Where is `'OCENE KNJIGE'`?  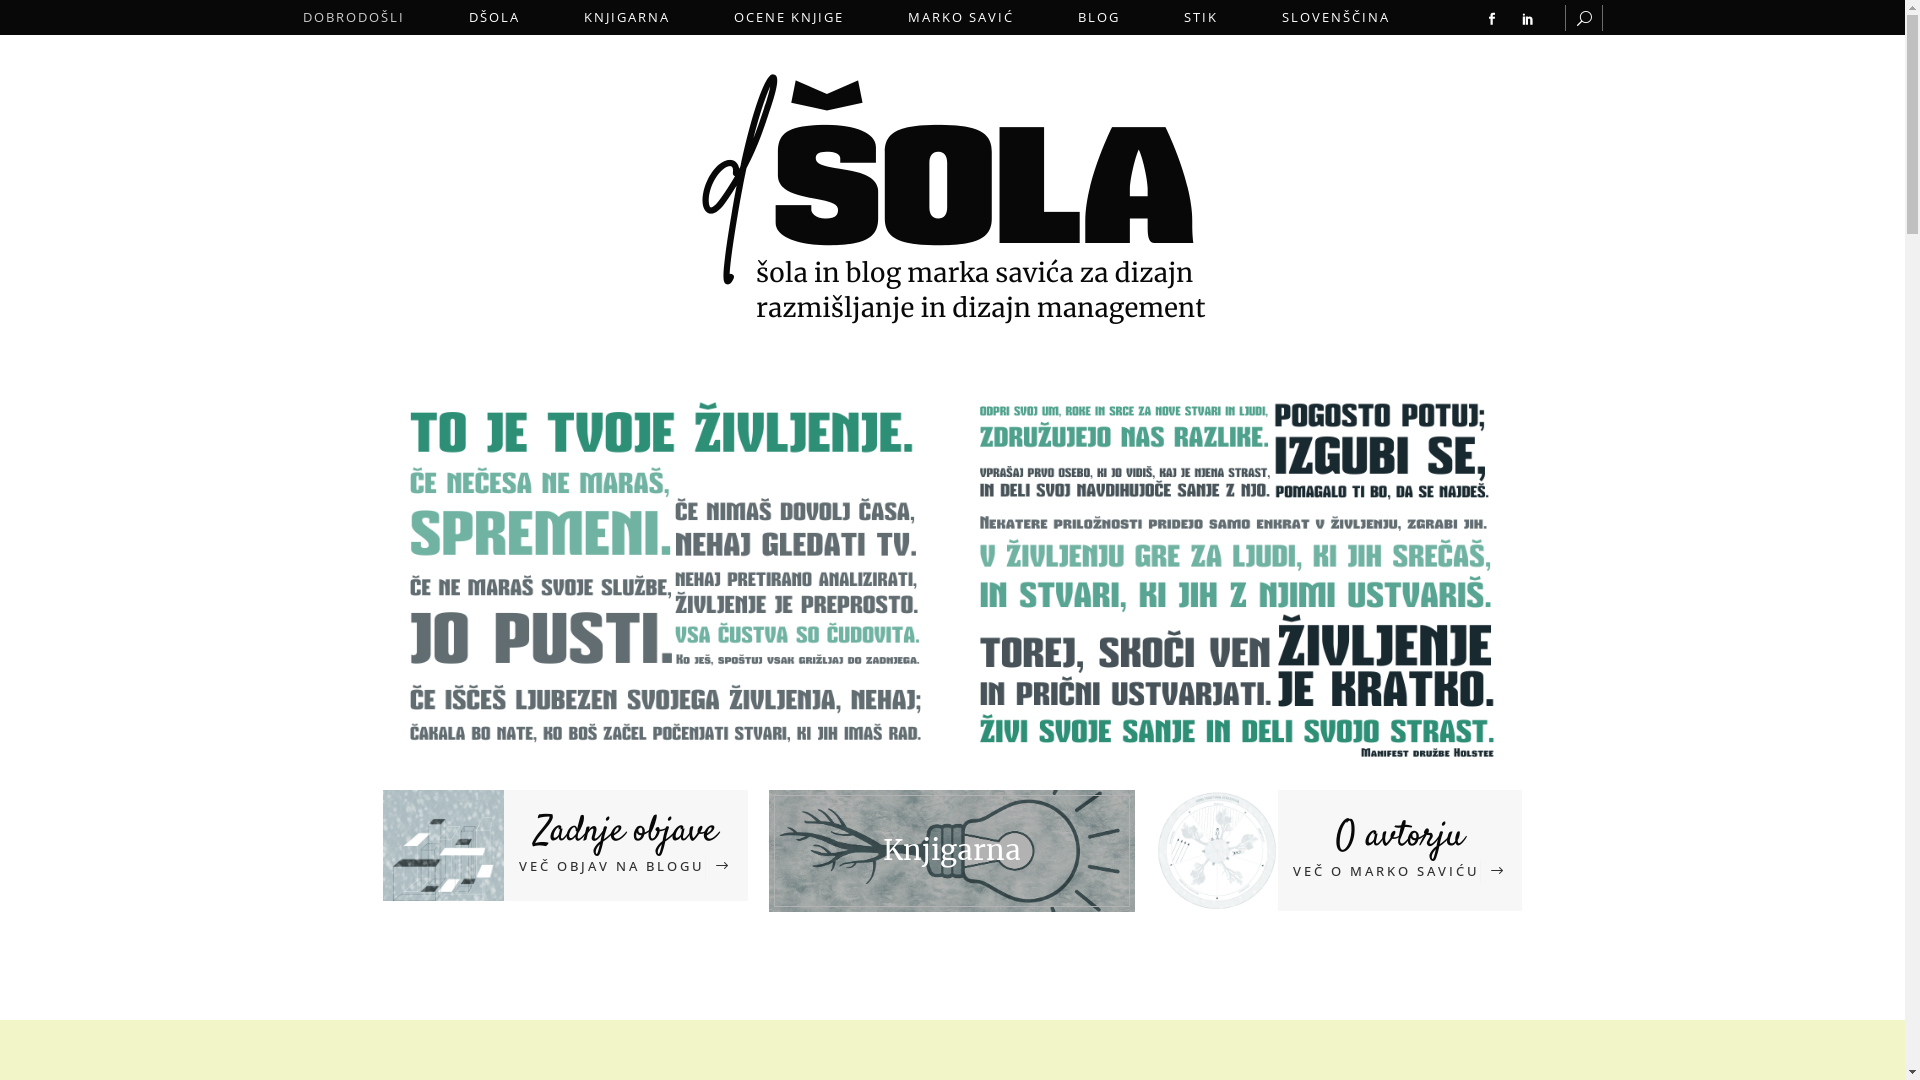 'OCENE KNJIGE' is located at coordinates (787, 17).